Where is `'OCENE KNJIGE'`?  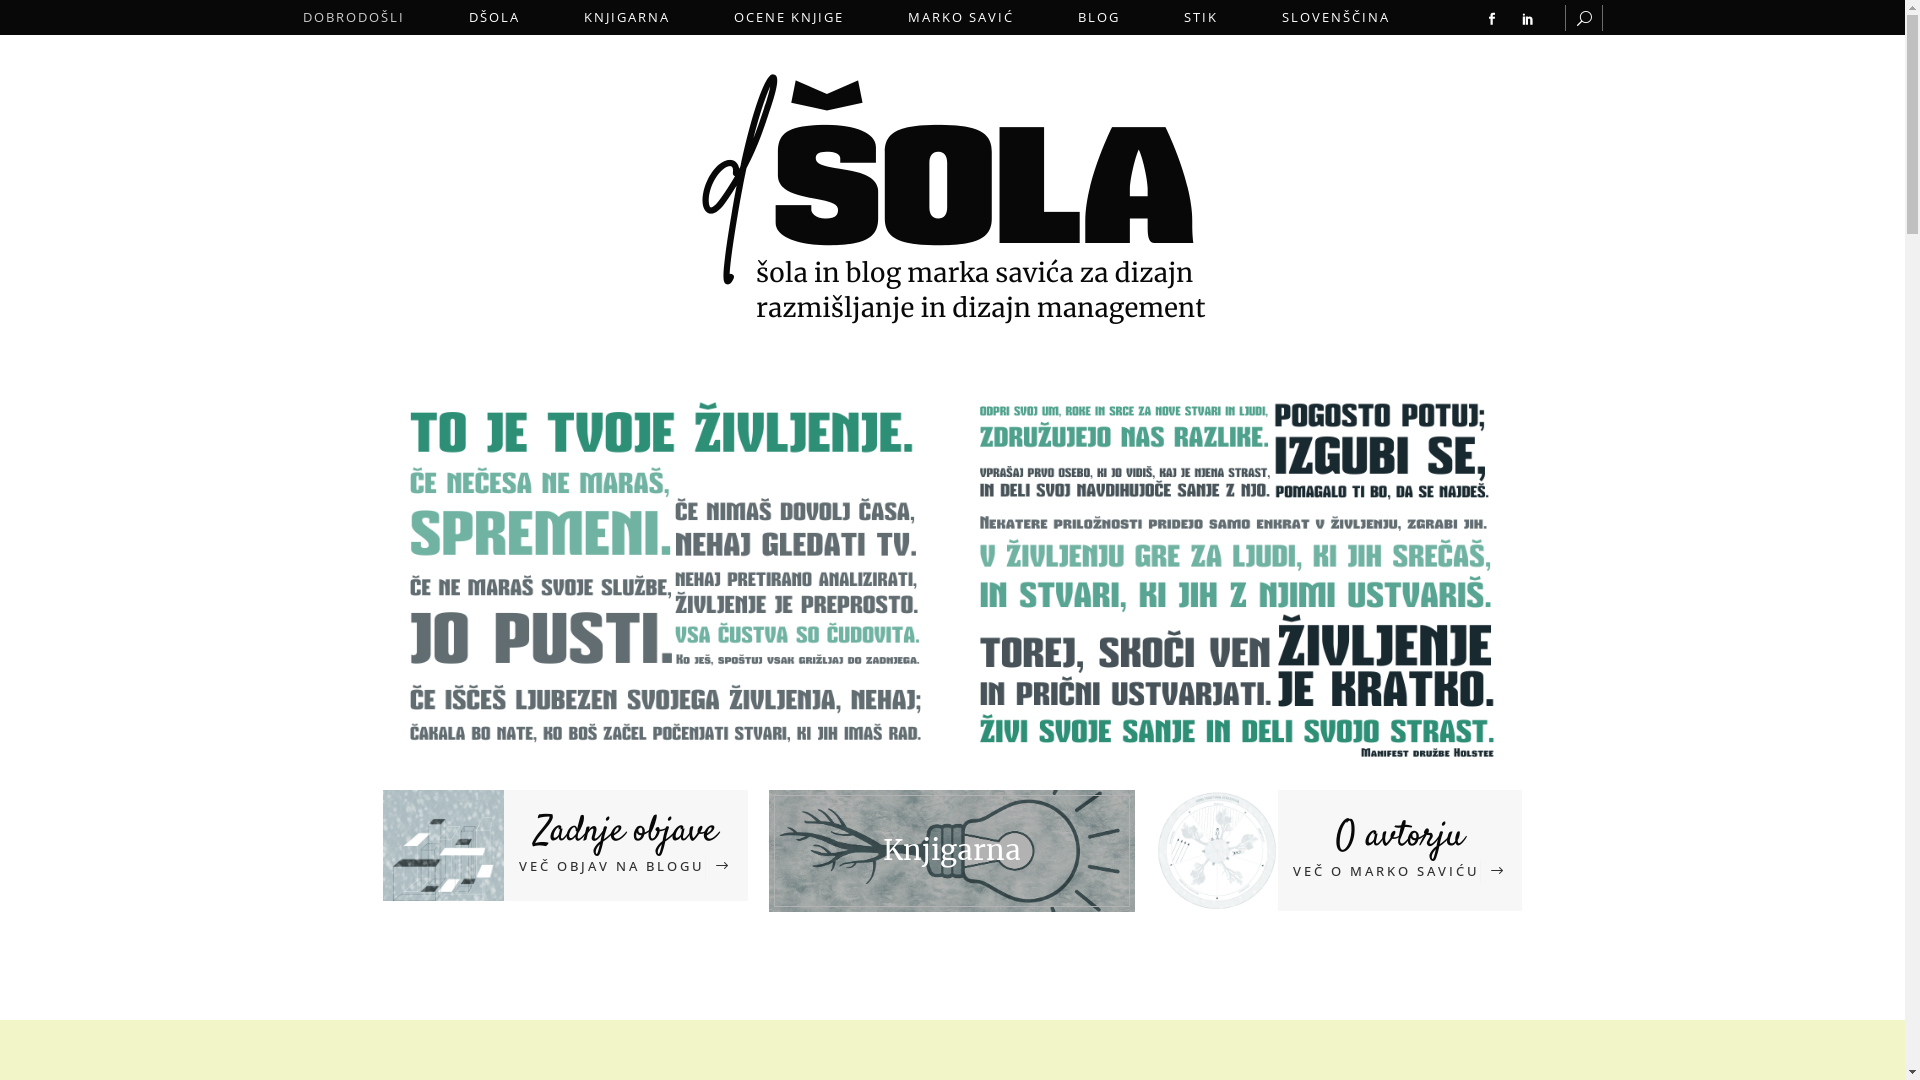 'OCENE KNJIGE' is located at coordinates (787, 17).